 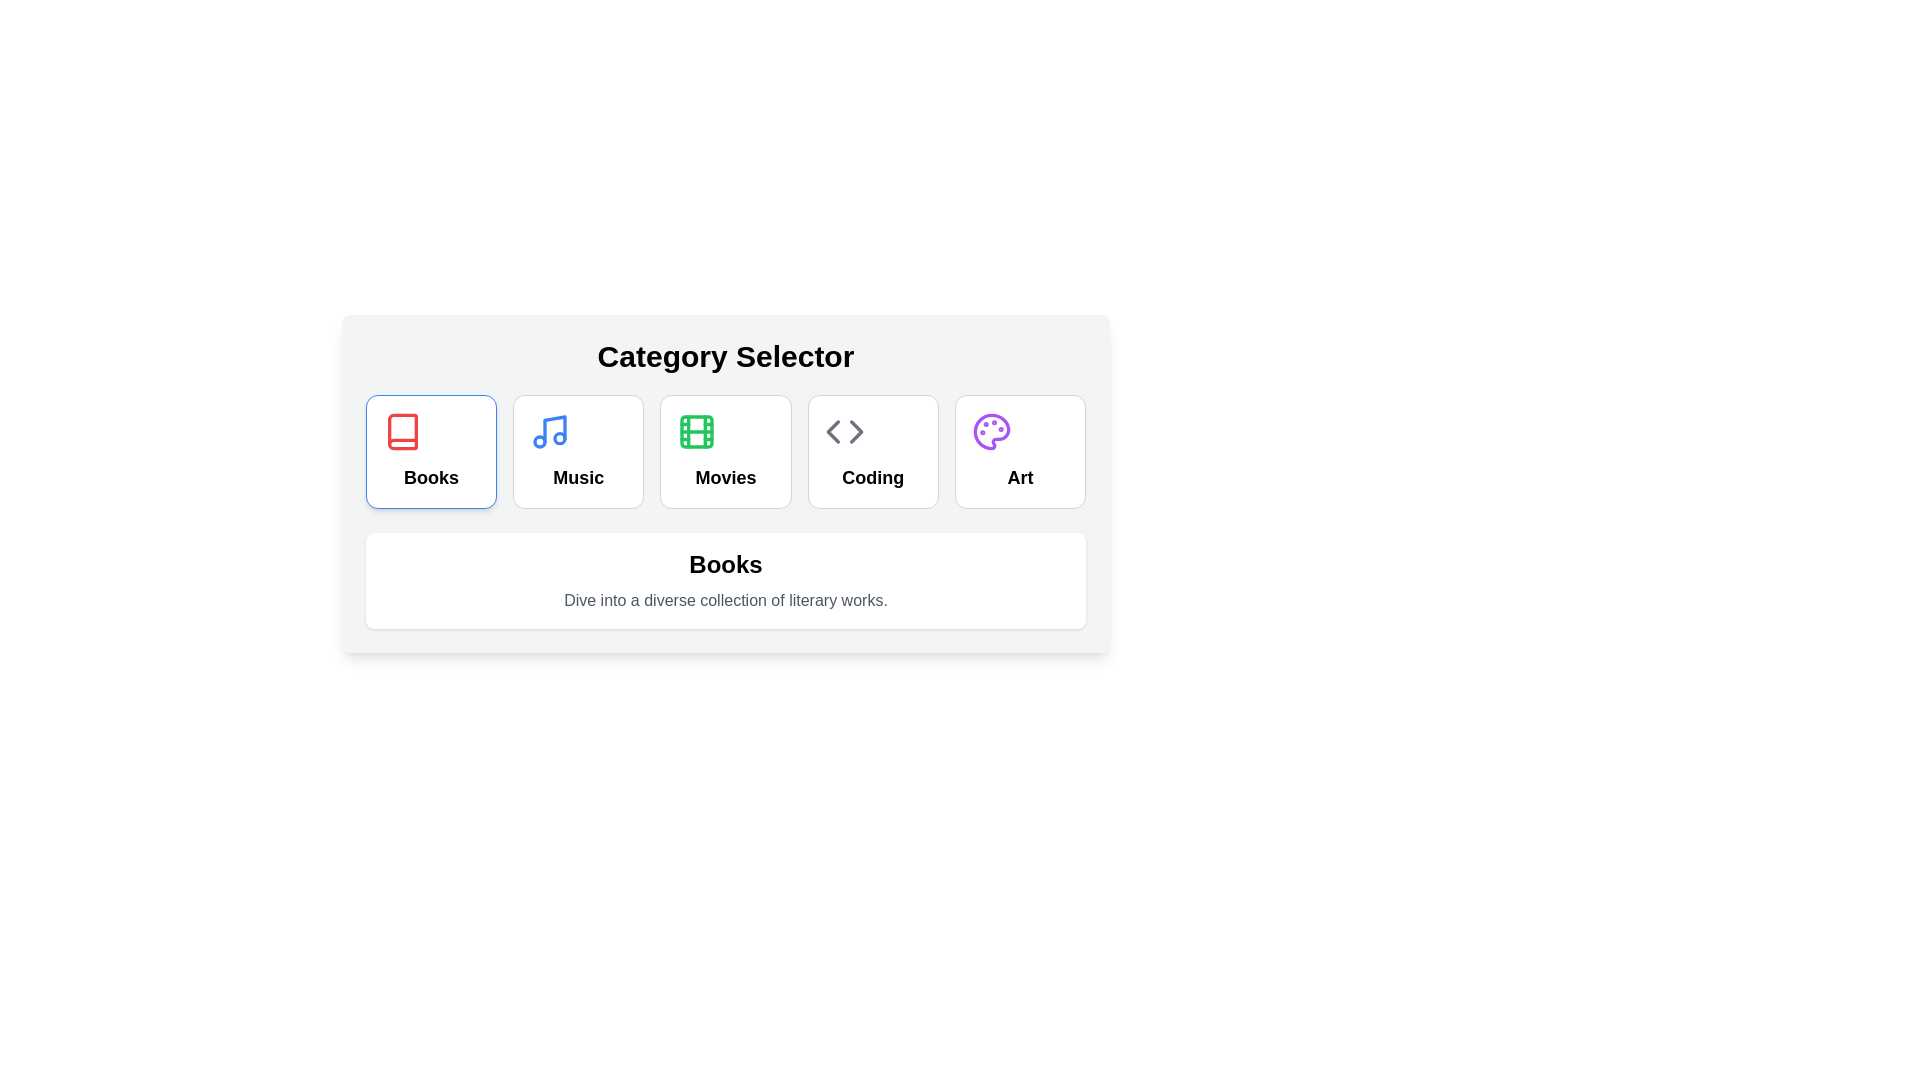 What do you see at coordinates (724, 451) in the screenshot?
I see `the 'Movies' category button` at bounding box center [724, 451].